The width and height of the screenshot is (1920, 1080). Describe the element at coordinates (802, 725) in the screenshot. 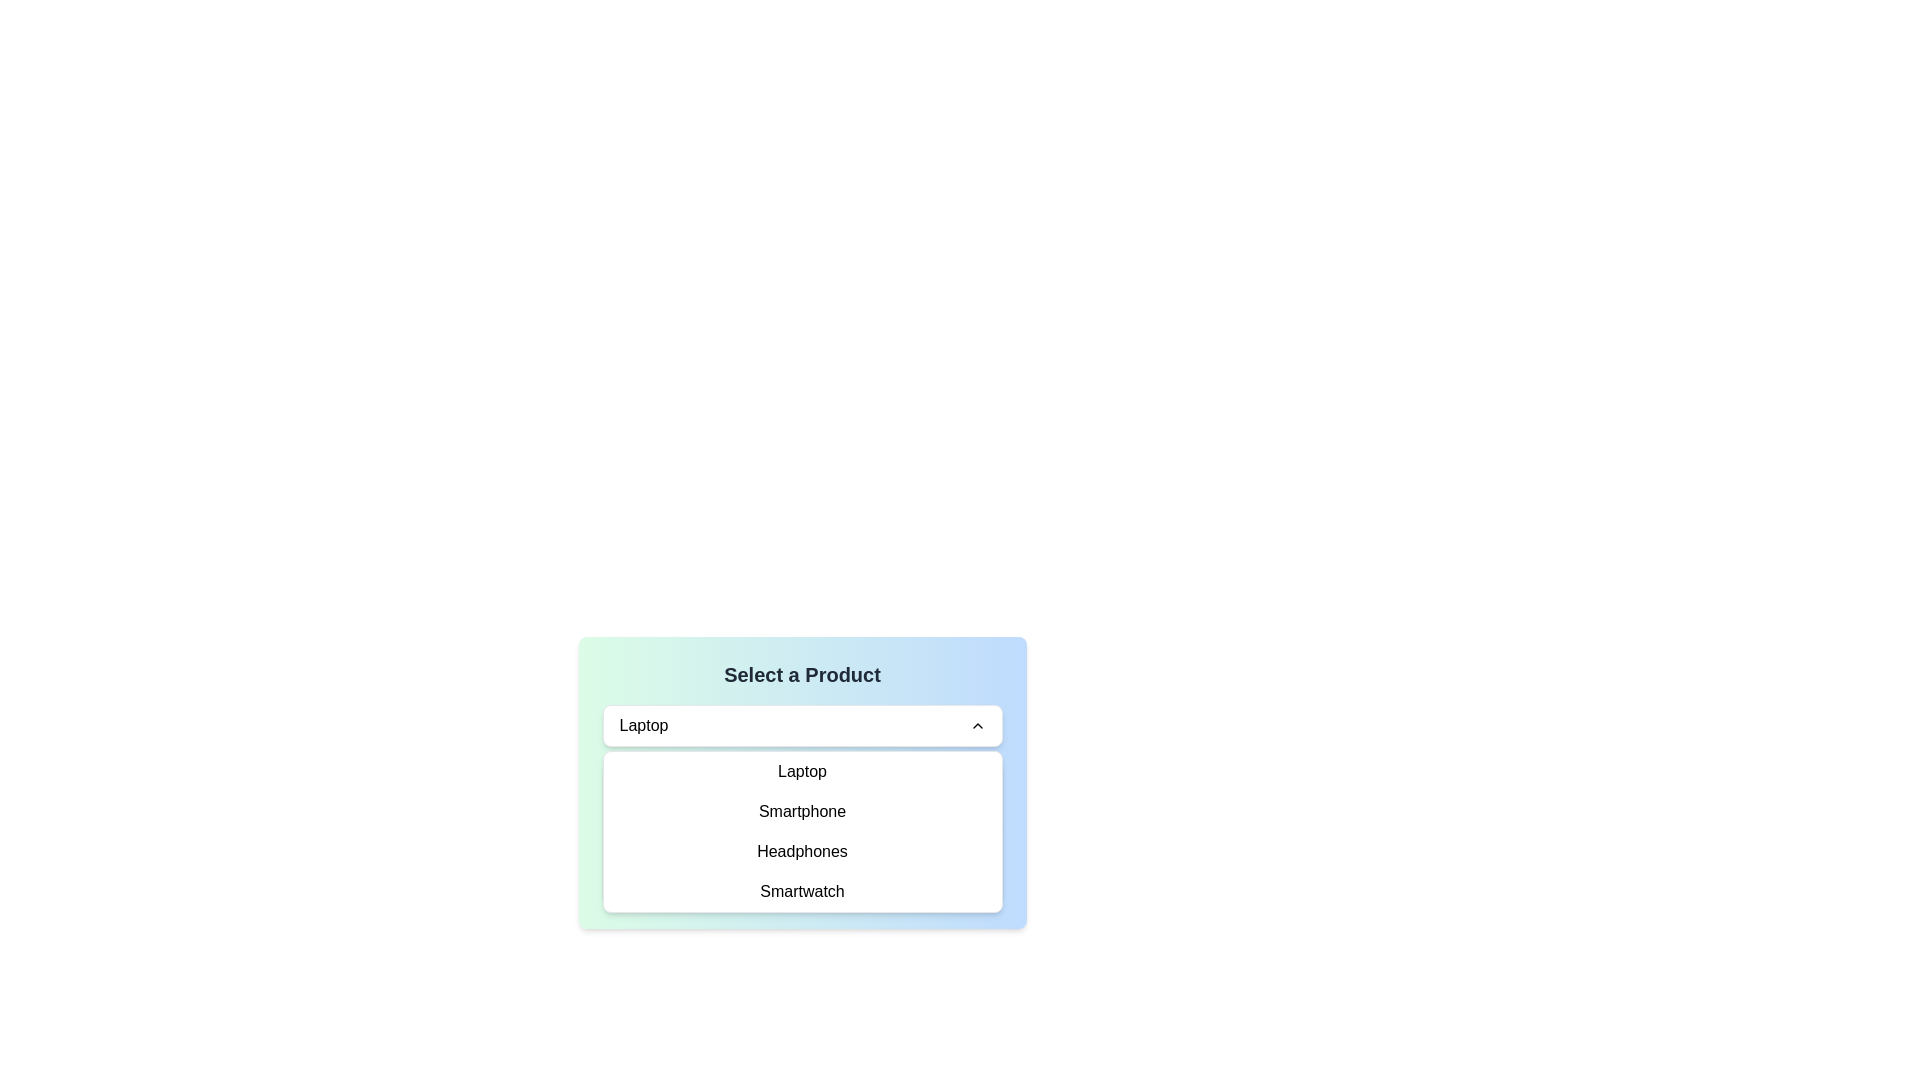

I see `the dropdown menu labeled 'Laptop'` at that location.